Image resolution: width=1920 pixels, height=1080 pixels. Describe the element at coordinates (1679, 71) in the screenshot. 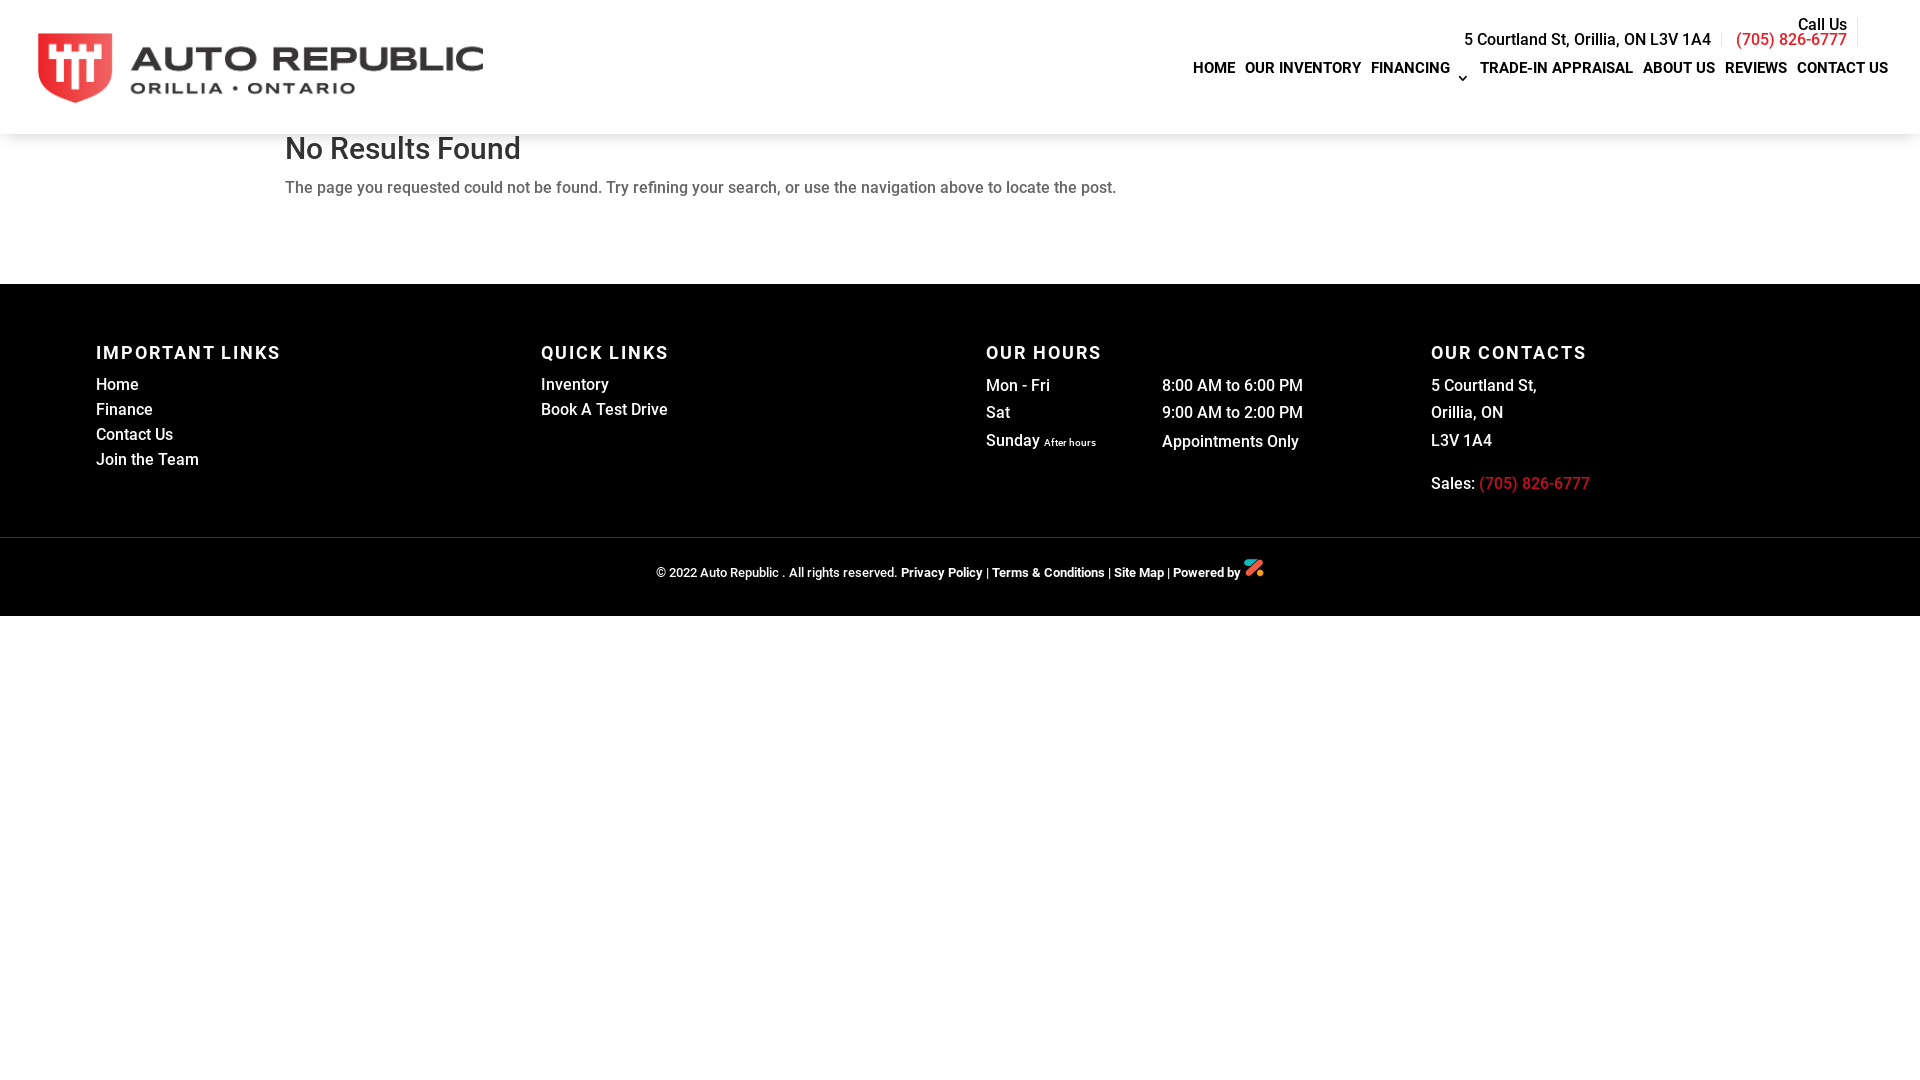

I see `'ABOUT US'` at that location.